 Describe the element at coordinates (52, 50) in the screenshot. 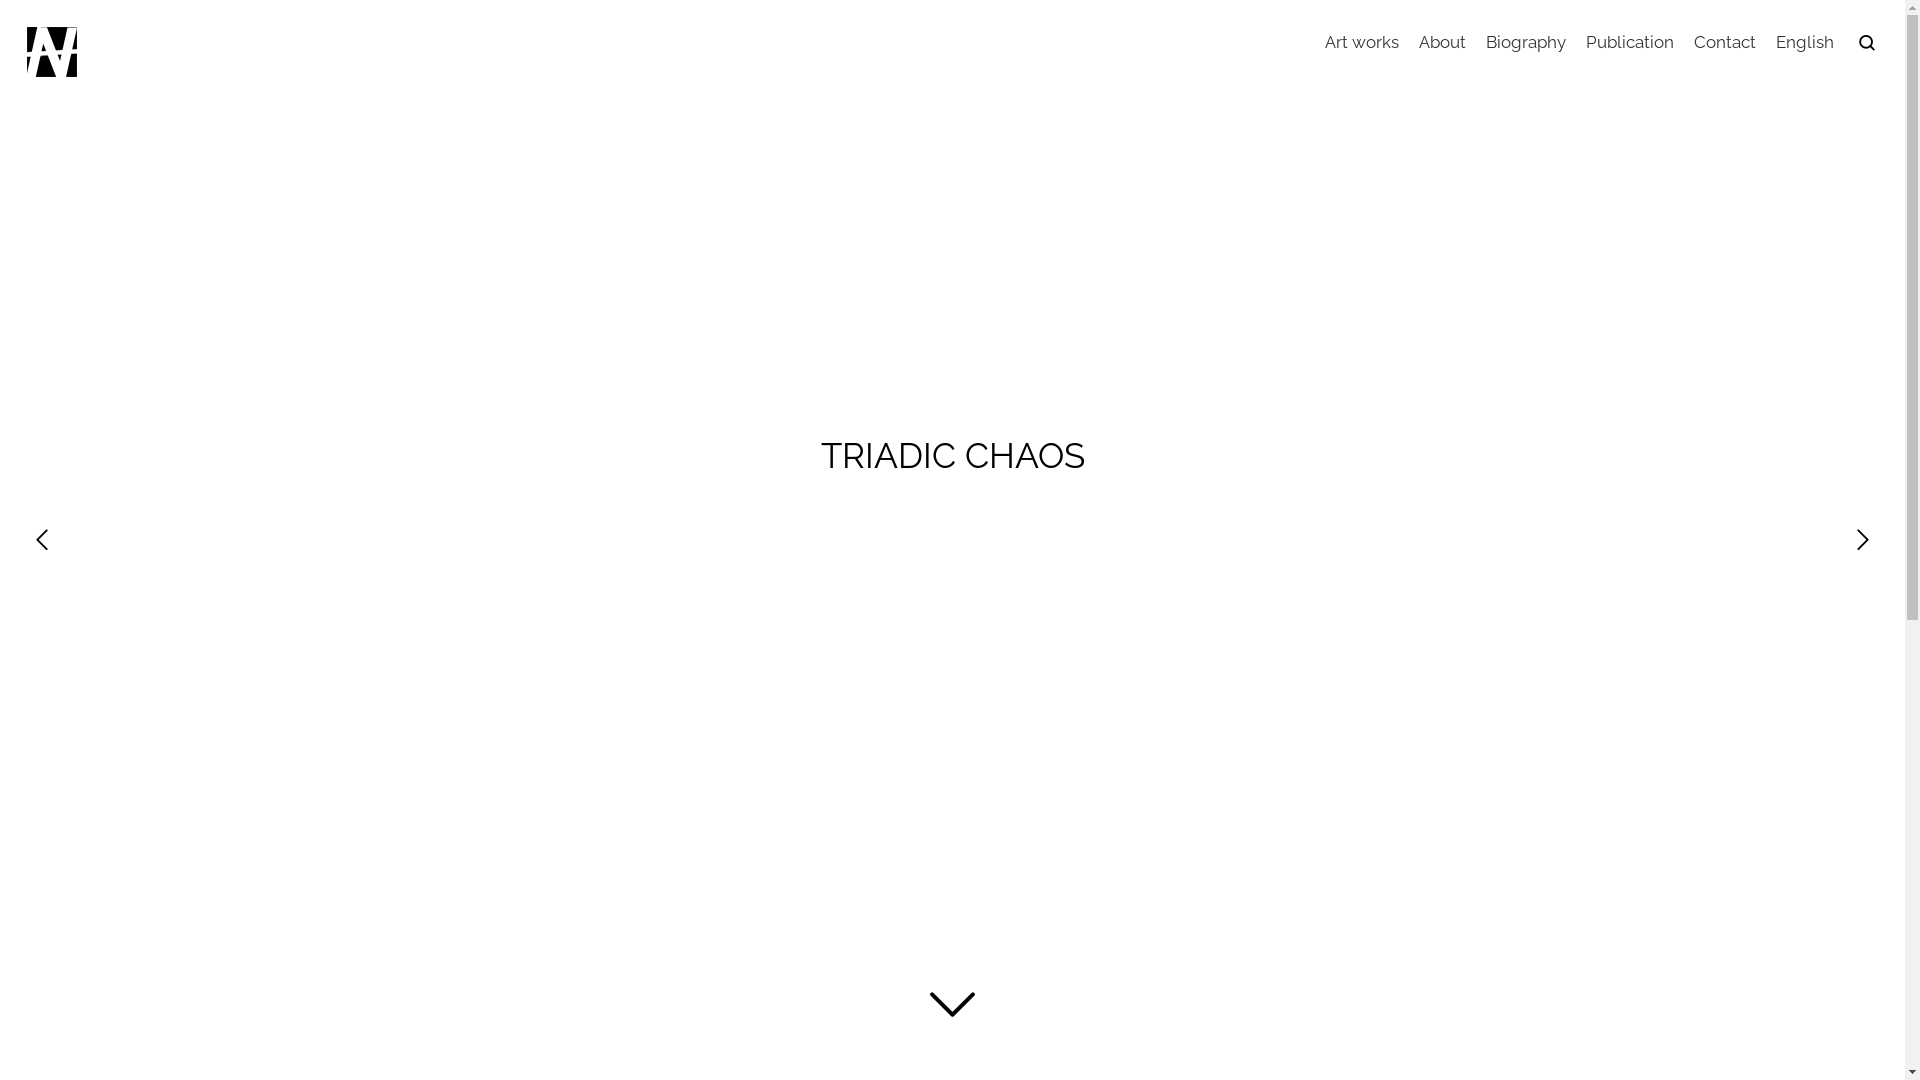

I see `'Artist unit-NAGI'` at that location.